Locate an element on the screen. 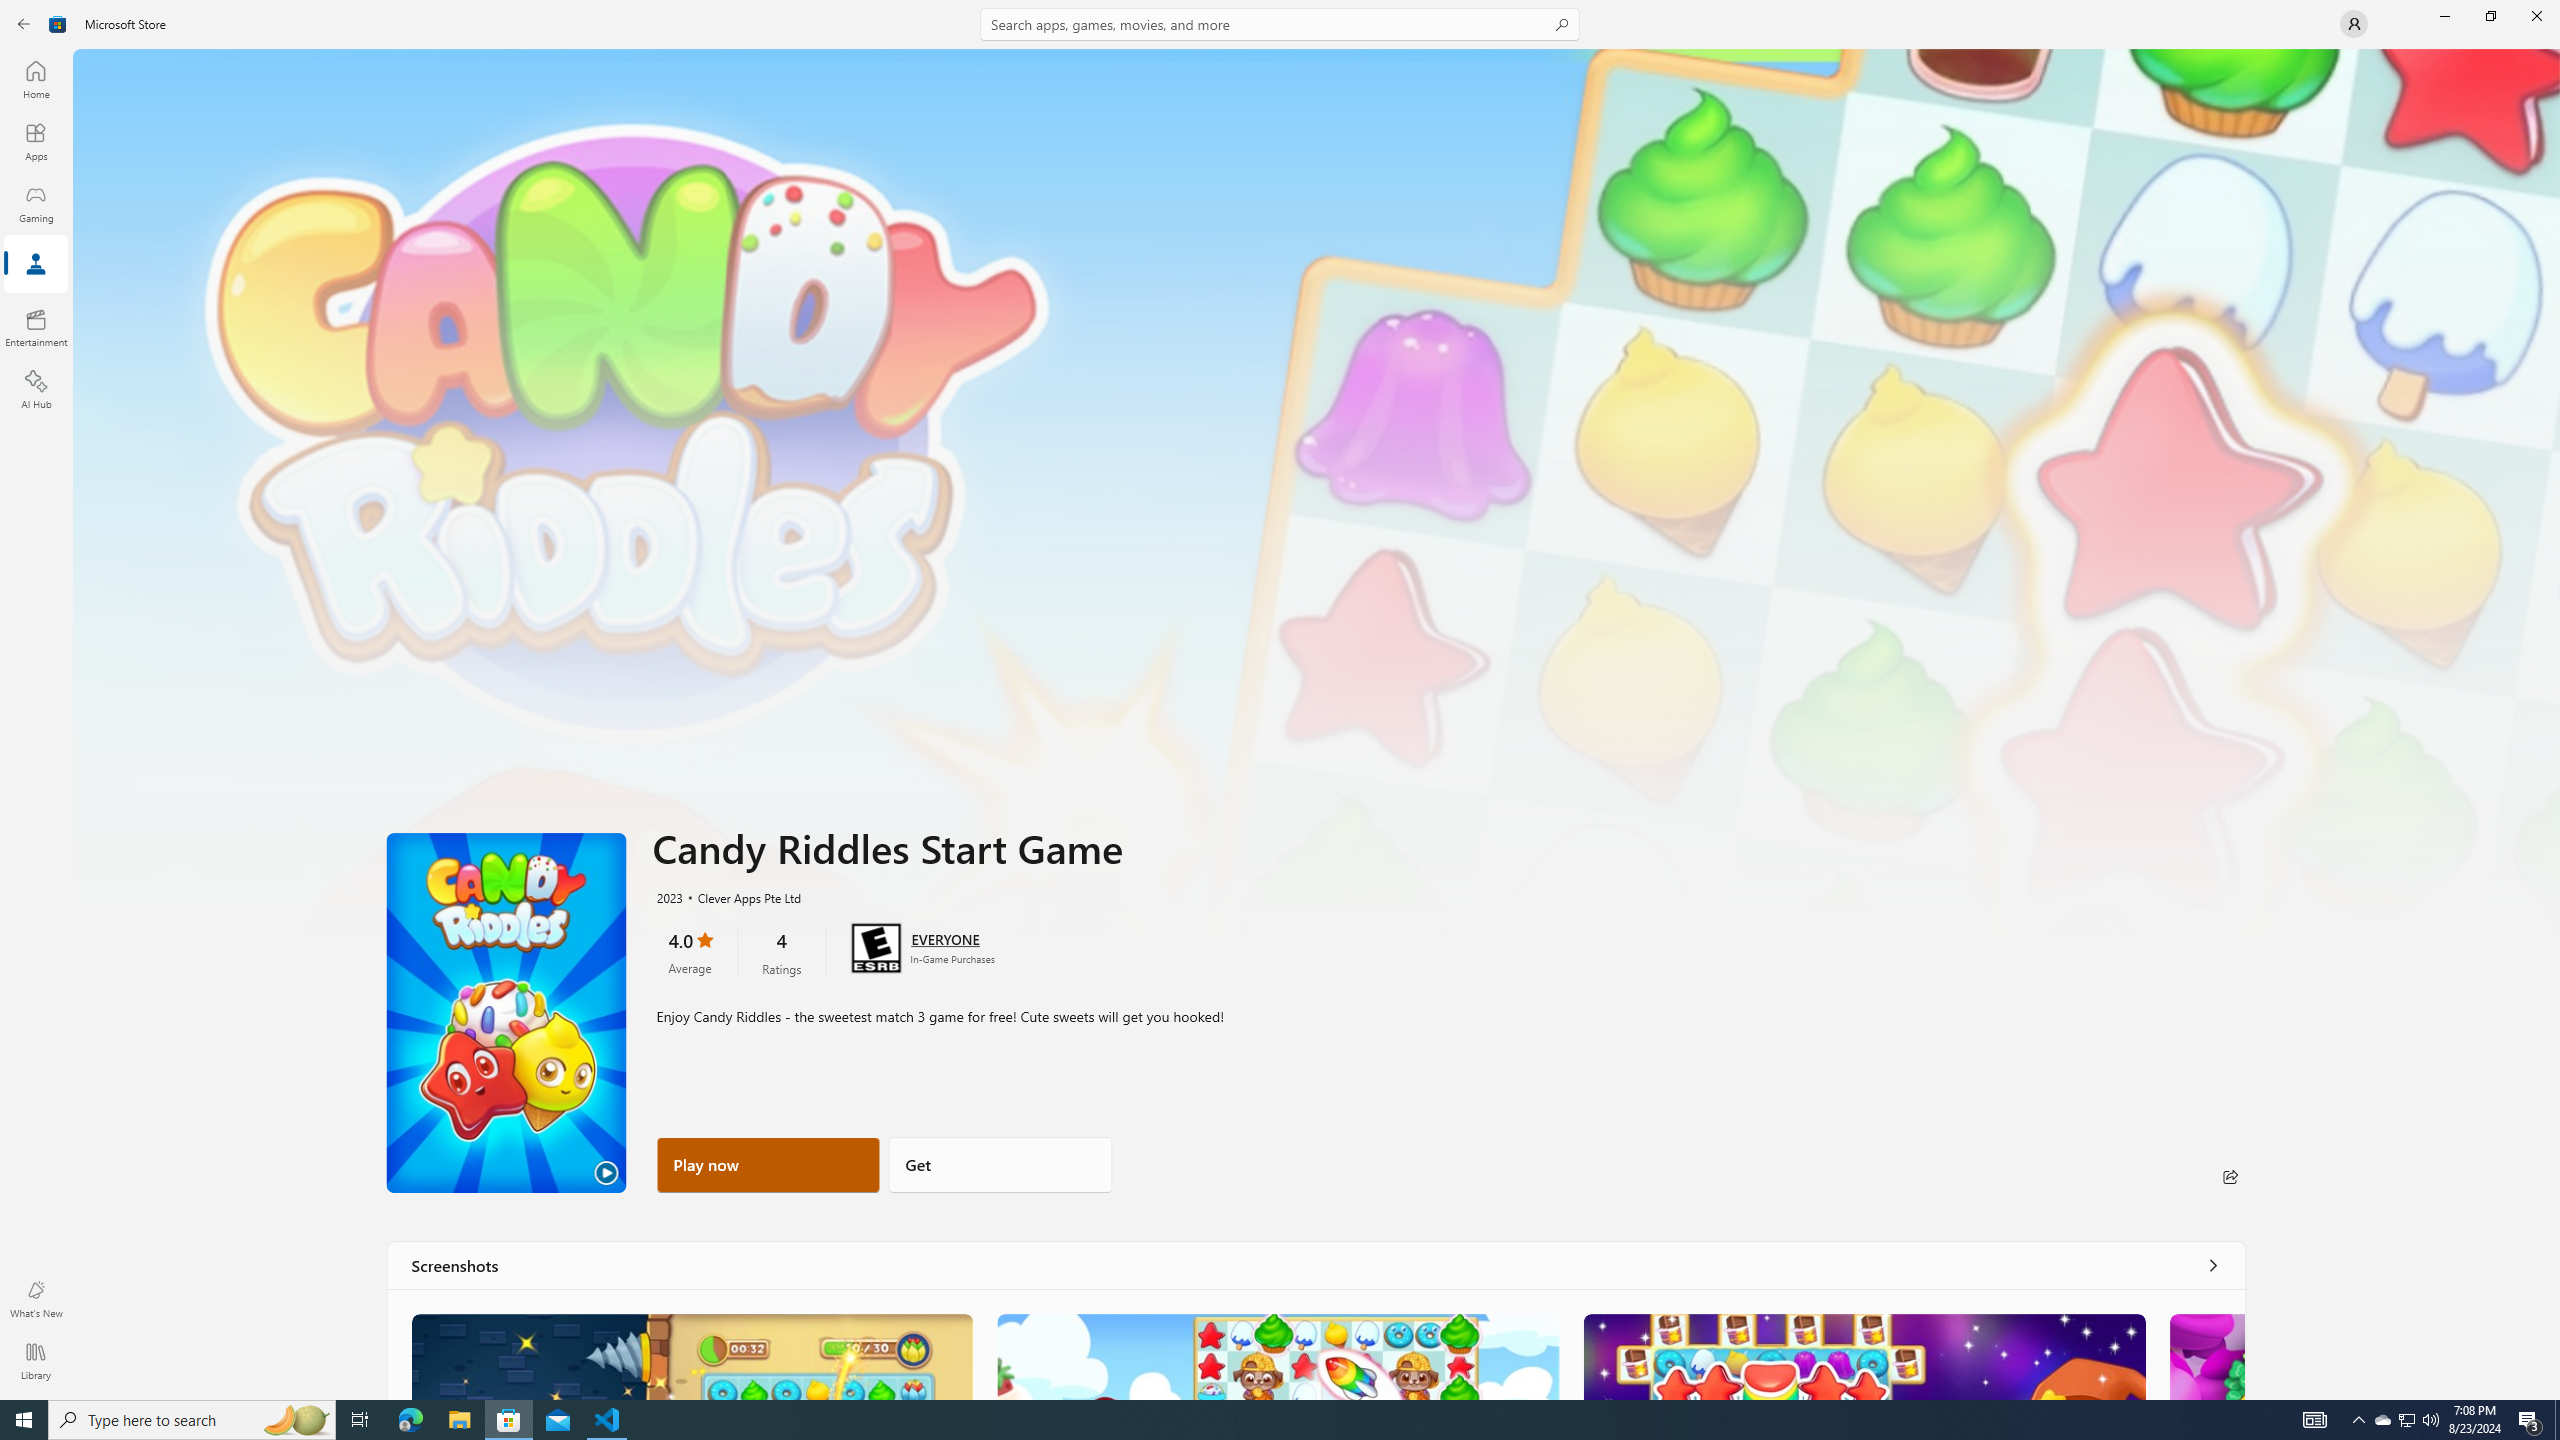 The width and height of the screenshot is (2560, 1440). 'Arcade' is located at coordinates (34, 264).